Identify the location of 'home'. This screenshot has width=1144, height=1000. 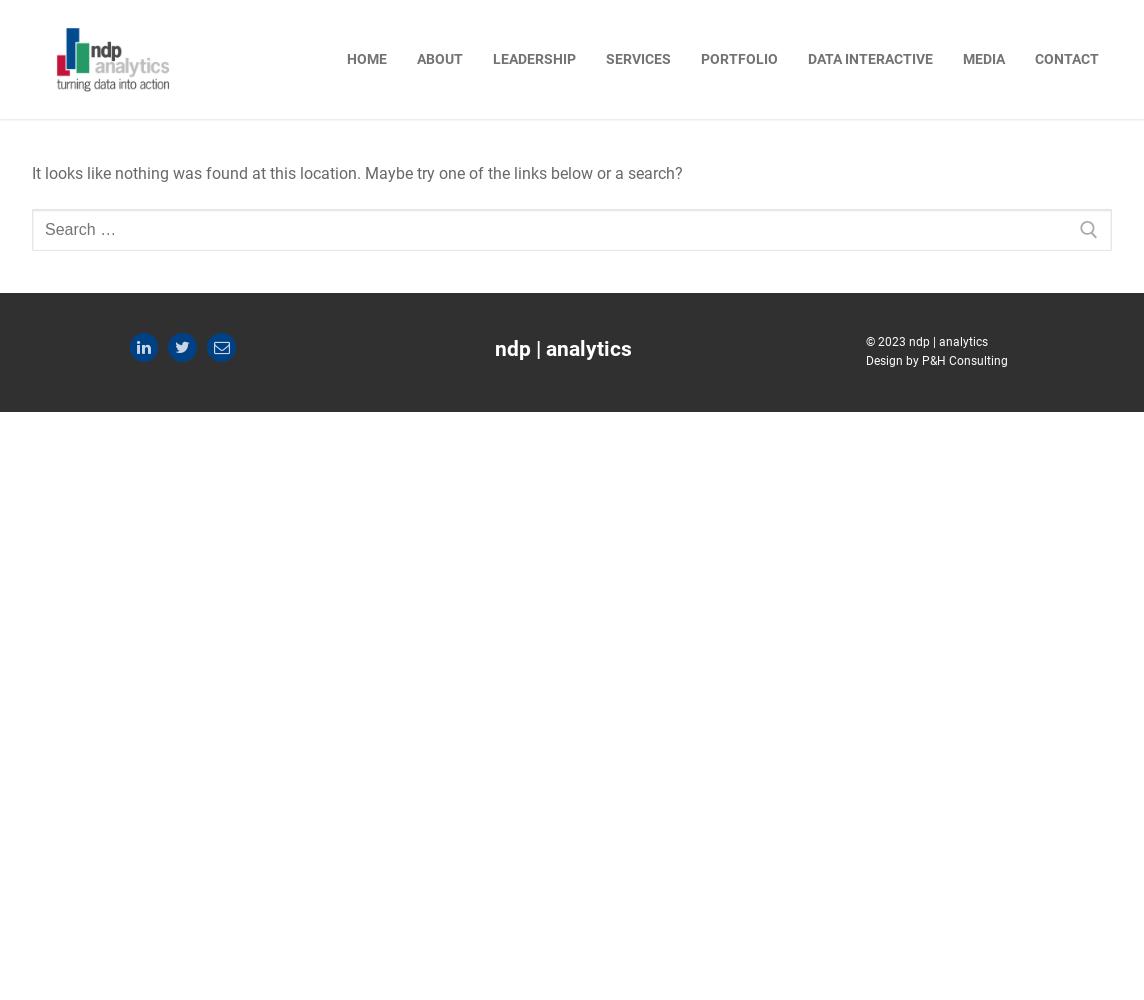
(366, 58).